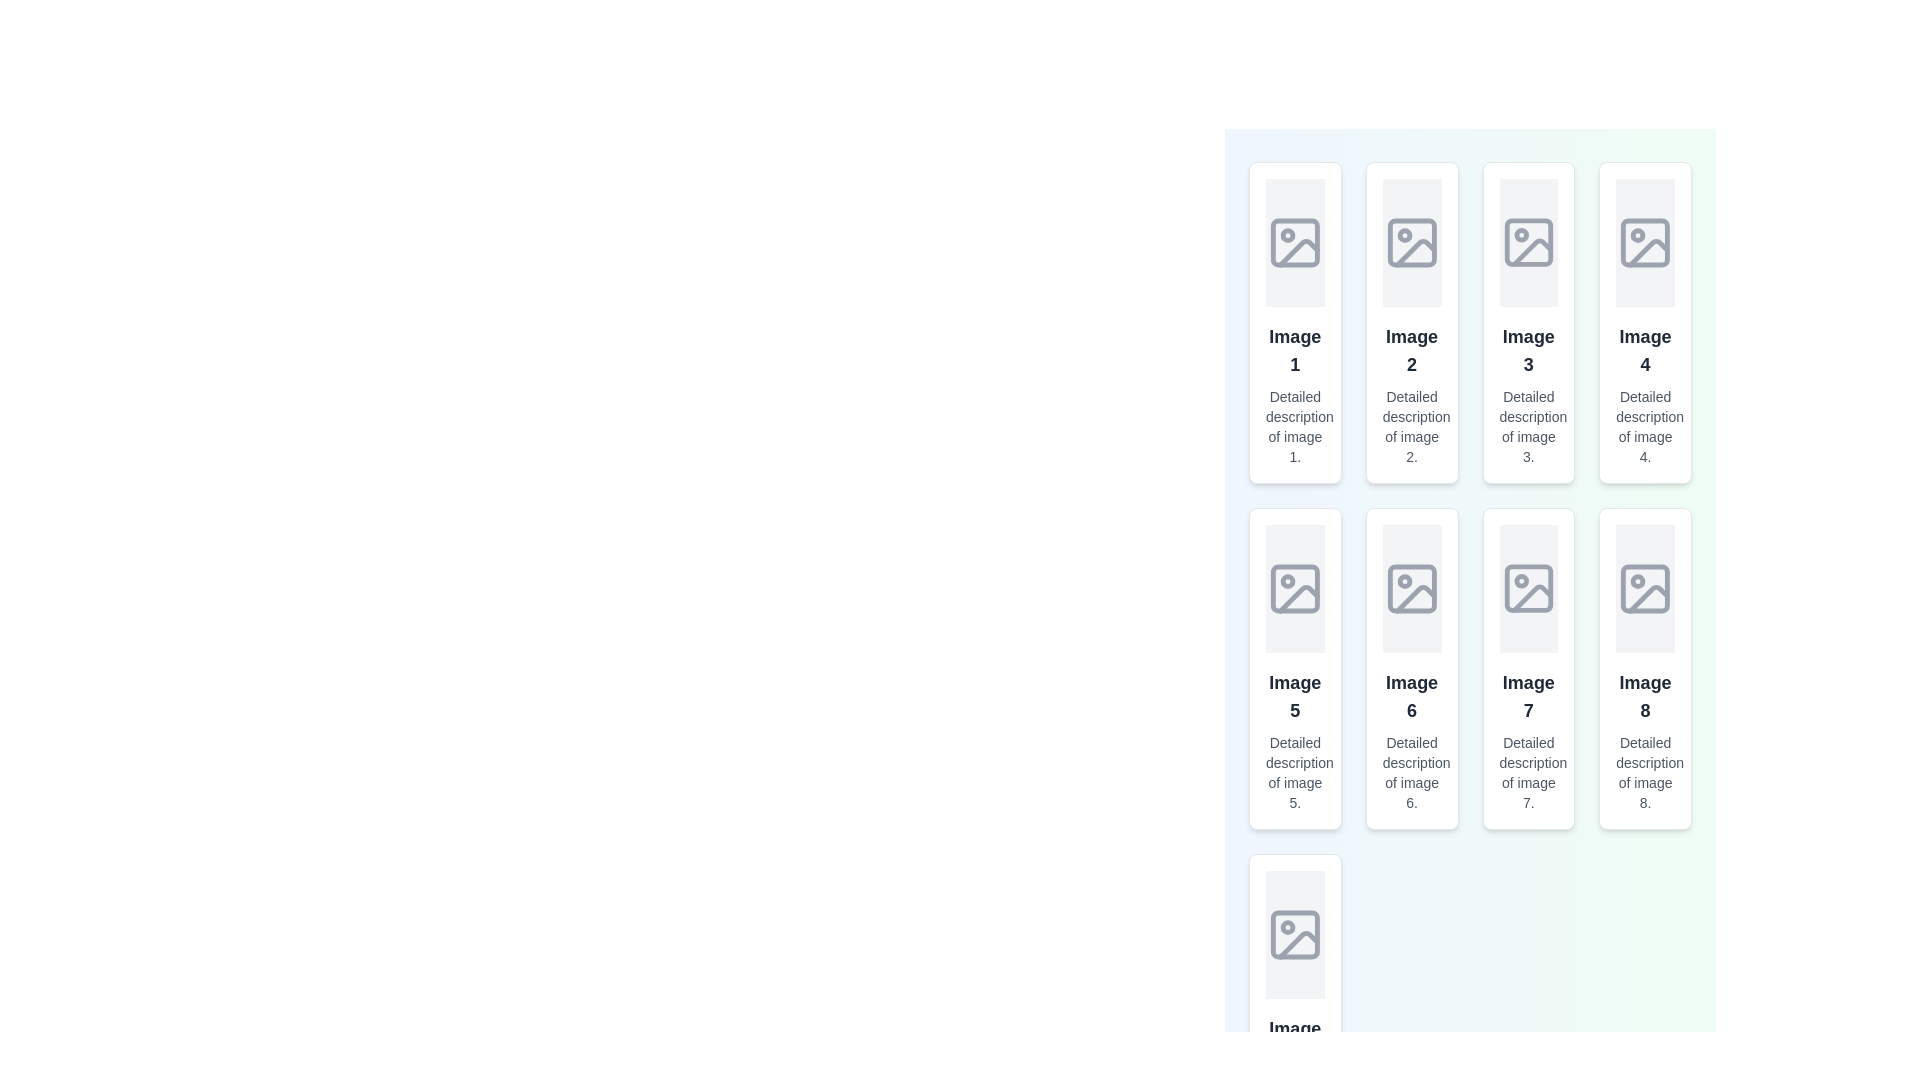 This screenshot has width=1920, height=1080. What do you see at coordinates (1411, 242) in the screenshot?
I see `the SVG rectangle component that is part of the graphical representation of a generic image placeholder icon, located in the second image placeholder icon in the first row of a grid view` at bounding box center [1411, 242].